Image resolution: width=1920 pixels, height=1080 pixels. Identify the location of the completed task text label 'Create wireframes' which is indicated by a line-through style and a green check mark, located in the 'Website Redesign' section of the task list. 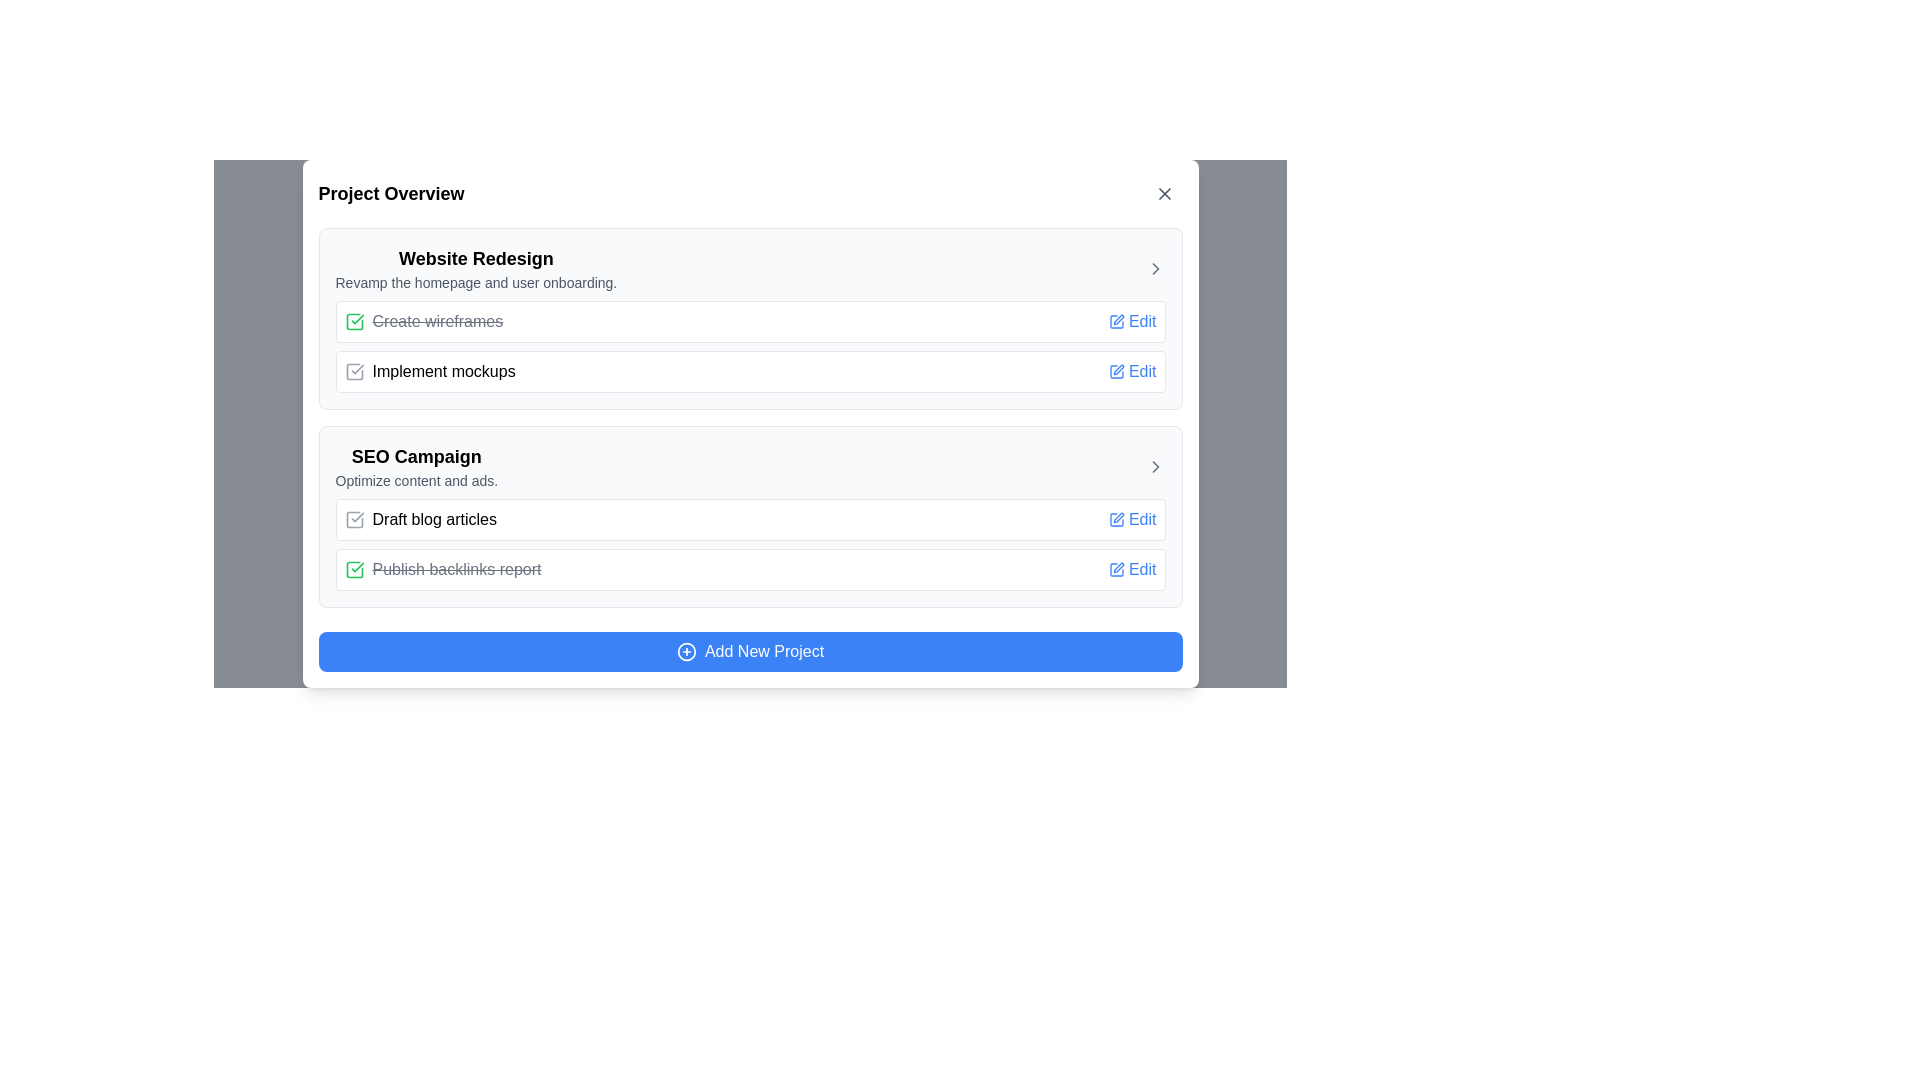
(436, 320).